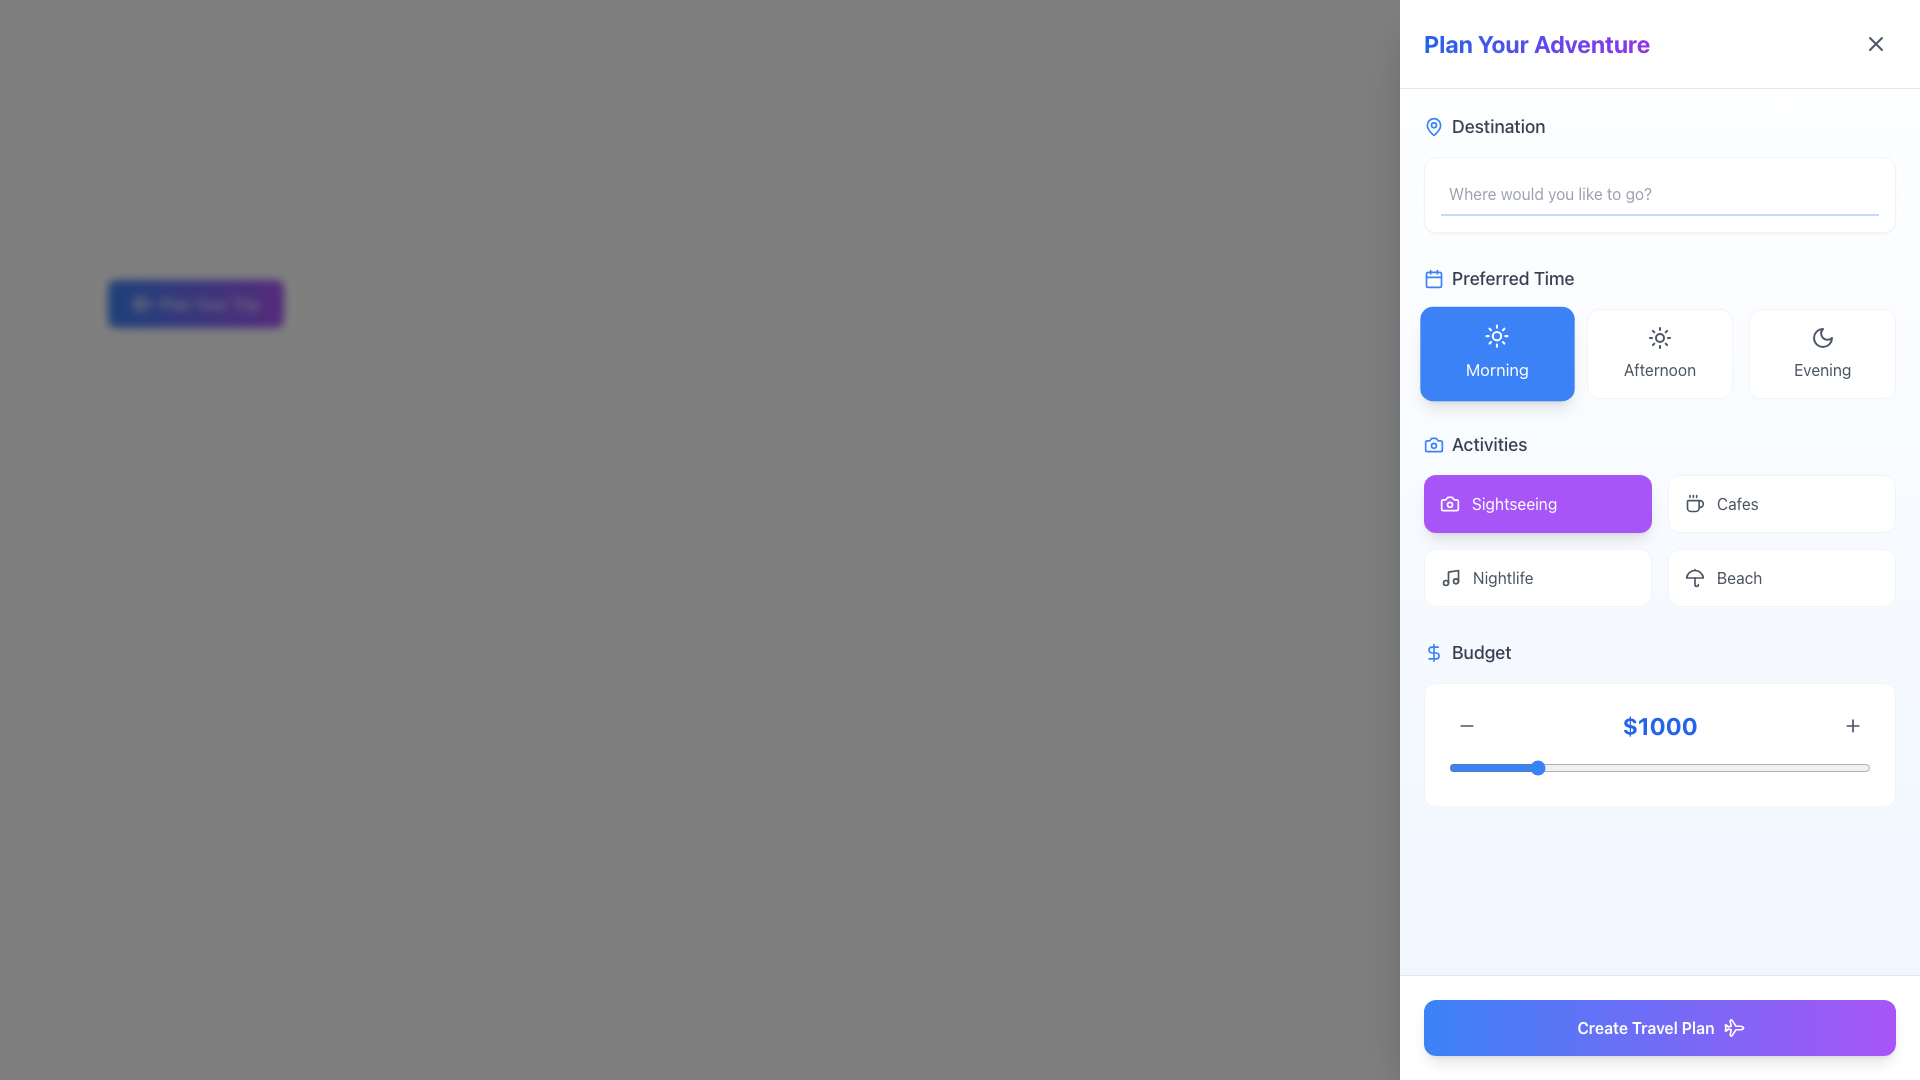 Image resolution: width=1920 pixels, height=1080 pixels. What do you see at coordinates (1818, 766) in the screenshot?
I see `the budget value` at bounding box center [1818, 766].